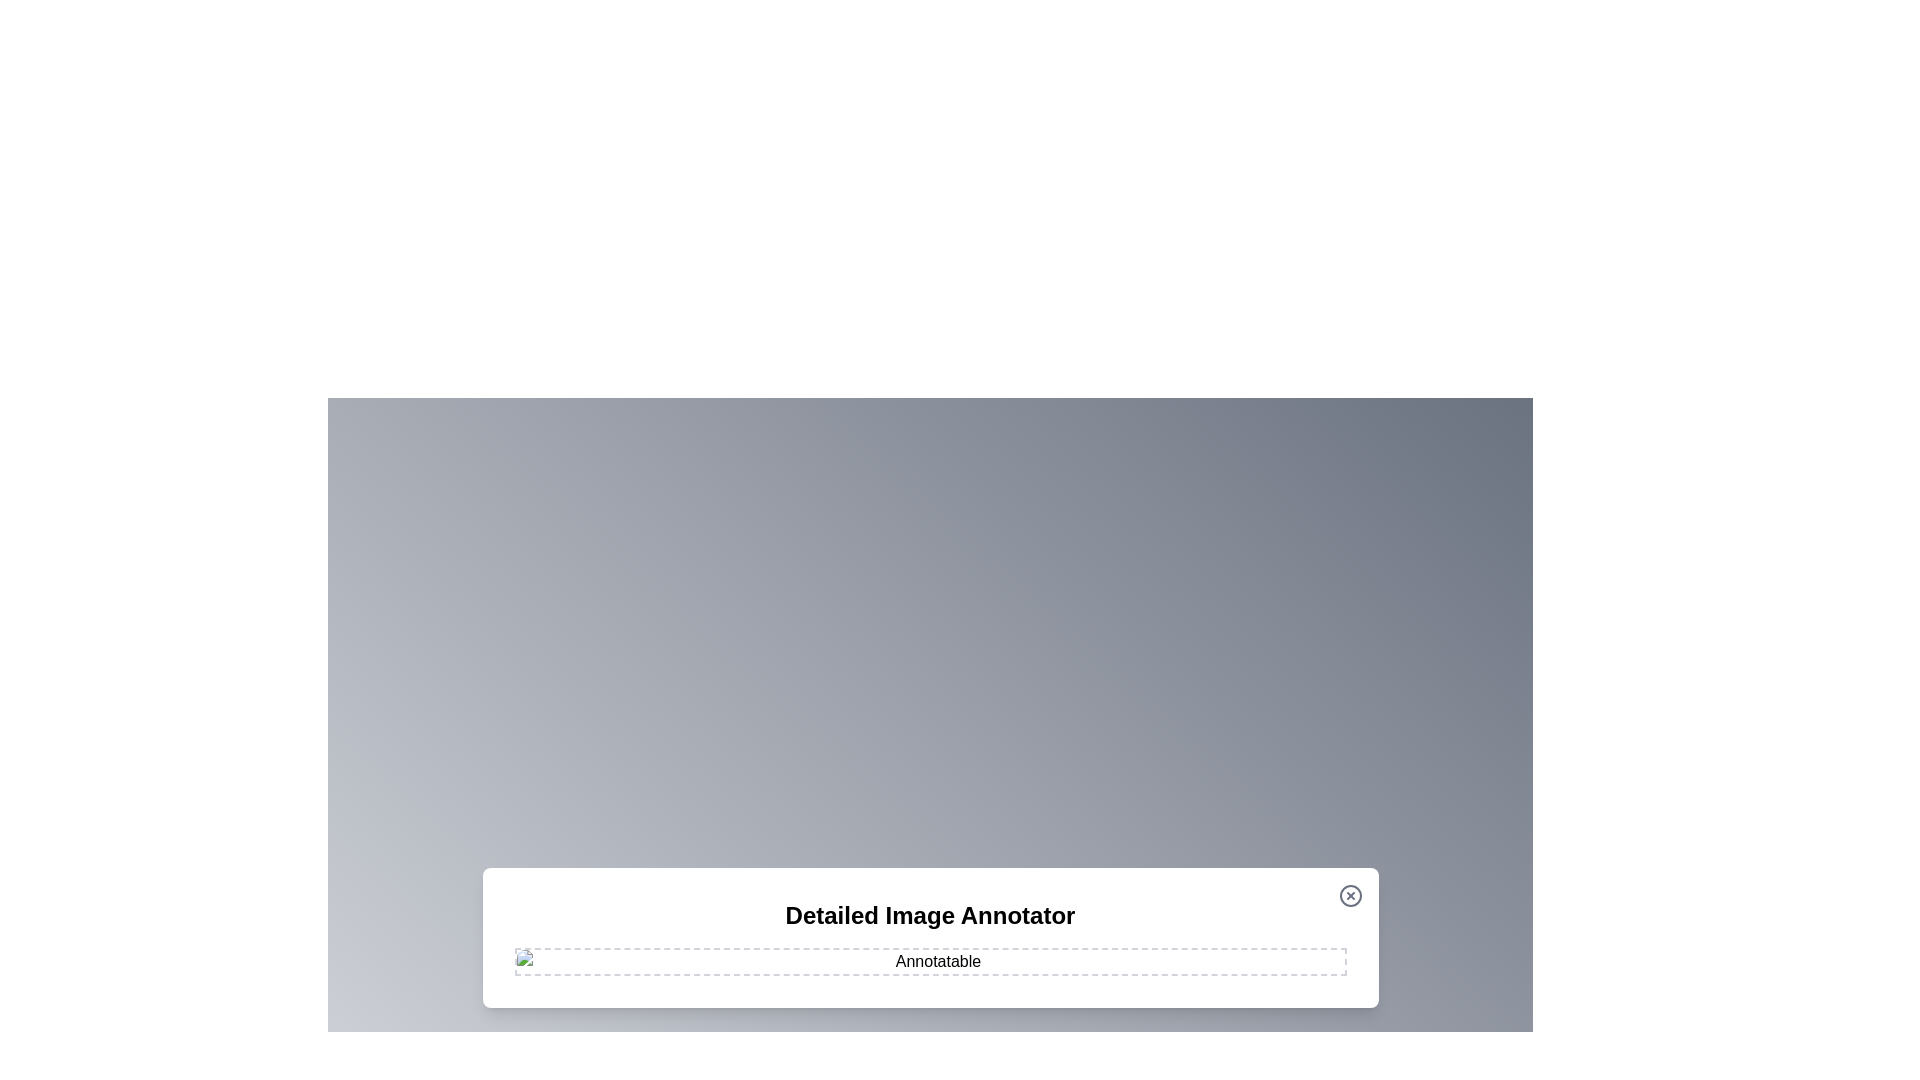 The height and width of the screenshot is (1080, 1920). I want to click on the image at coordinates (1158, 958) to add an annotation, so click(1157, 956).